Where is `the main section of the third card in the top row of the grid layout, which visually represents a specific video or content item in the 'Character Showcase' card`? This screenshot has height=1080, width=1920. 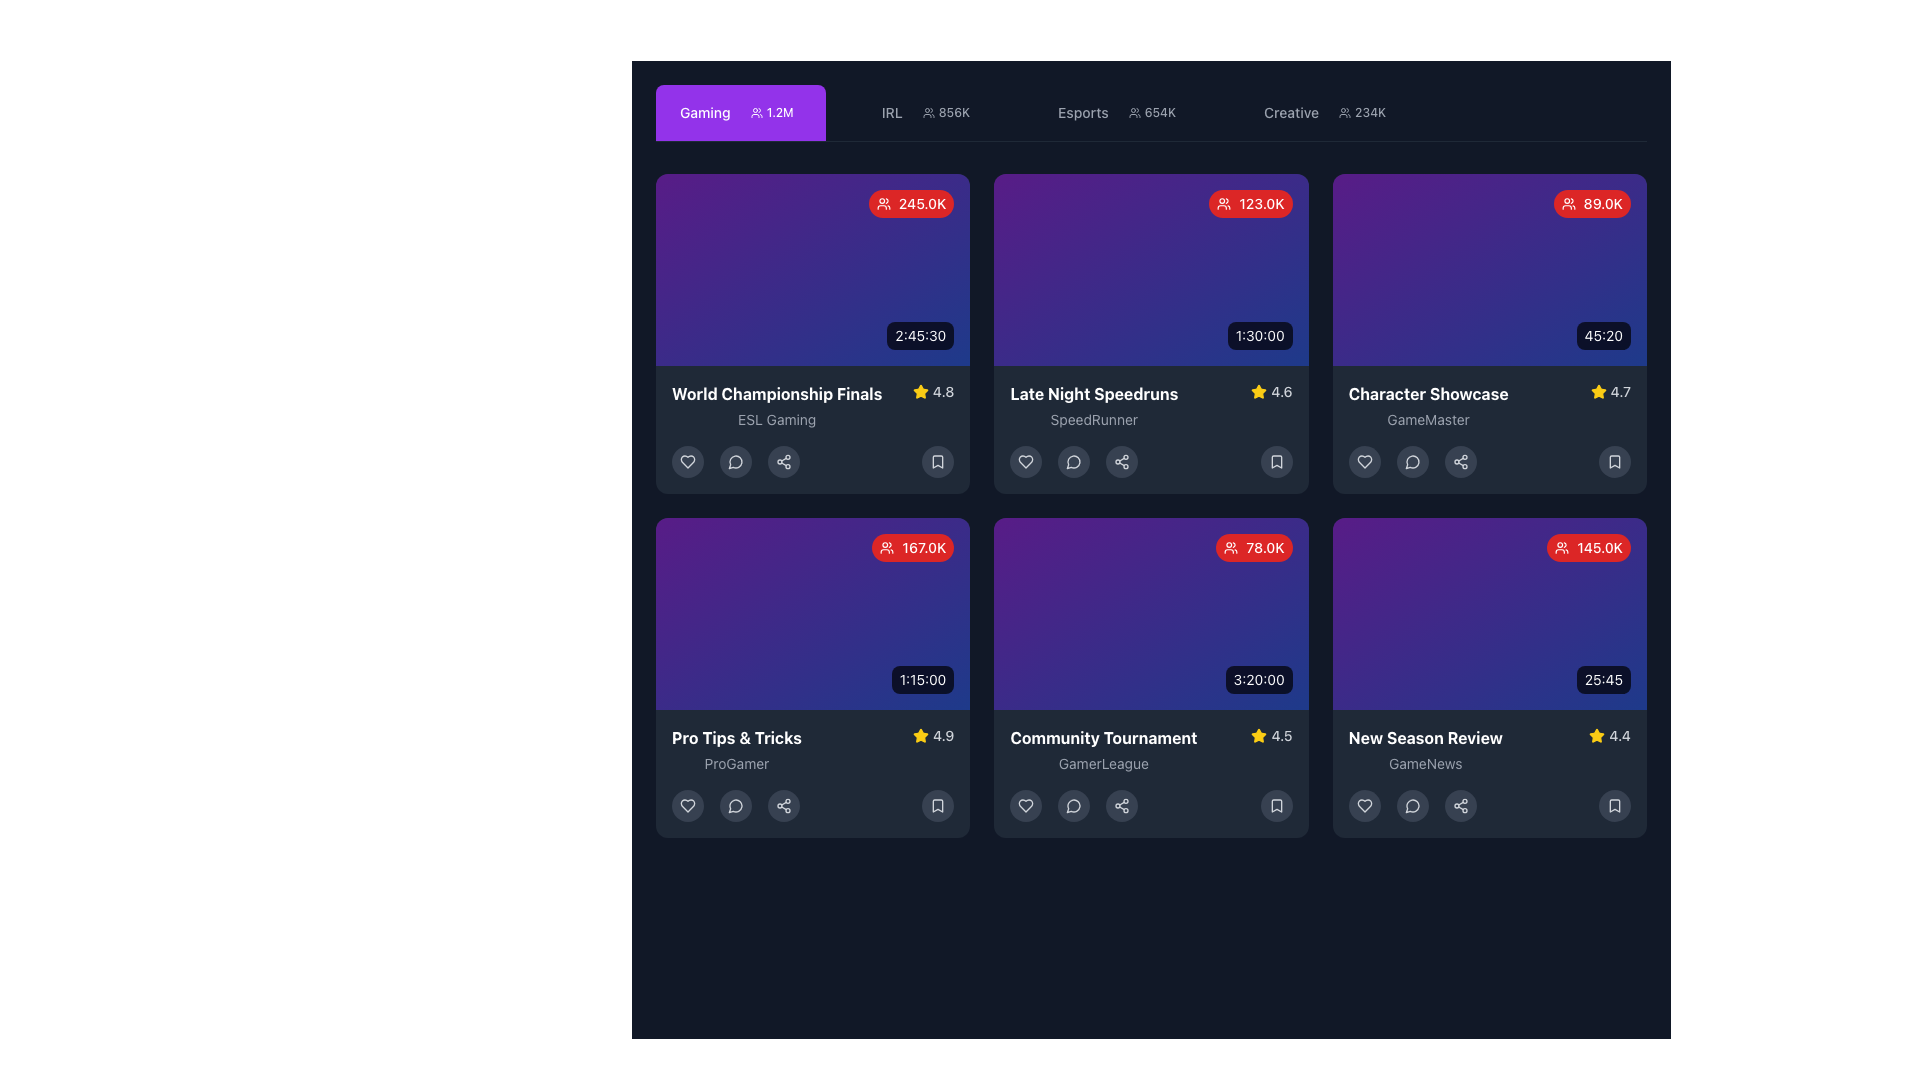 the main section of the third card in the top row of the grid layout, which visually represents a specific video or content item in the 'Character Showcase' card is located at coordinates (1489, 270).